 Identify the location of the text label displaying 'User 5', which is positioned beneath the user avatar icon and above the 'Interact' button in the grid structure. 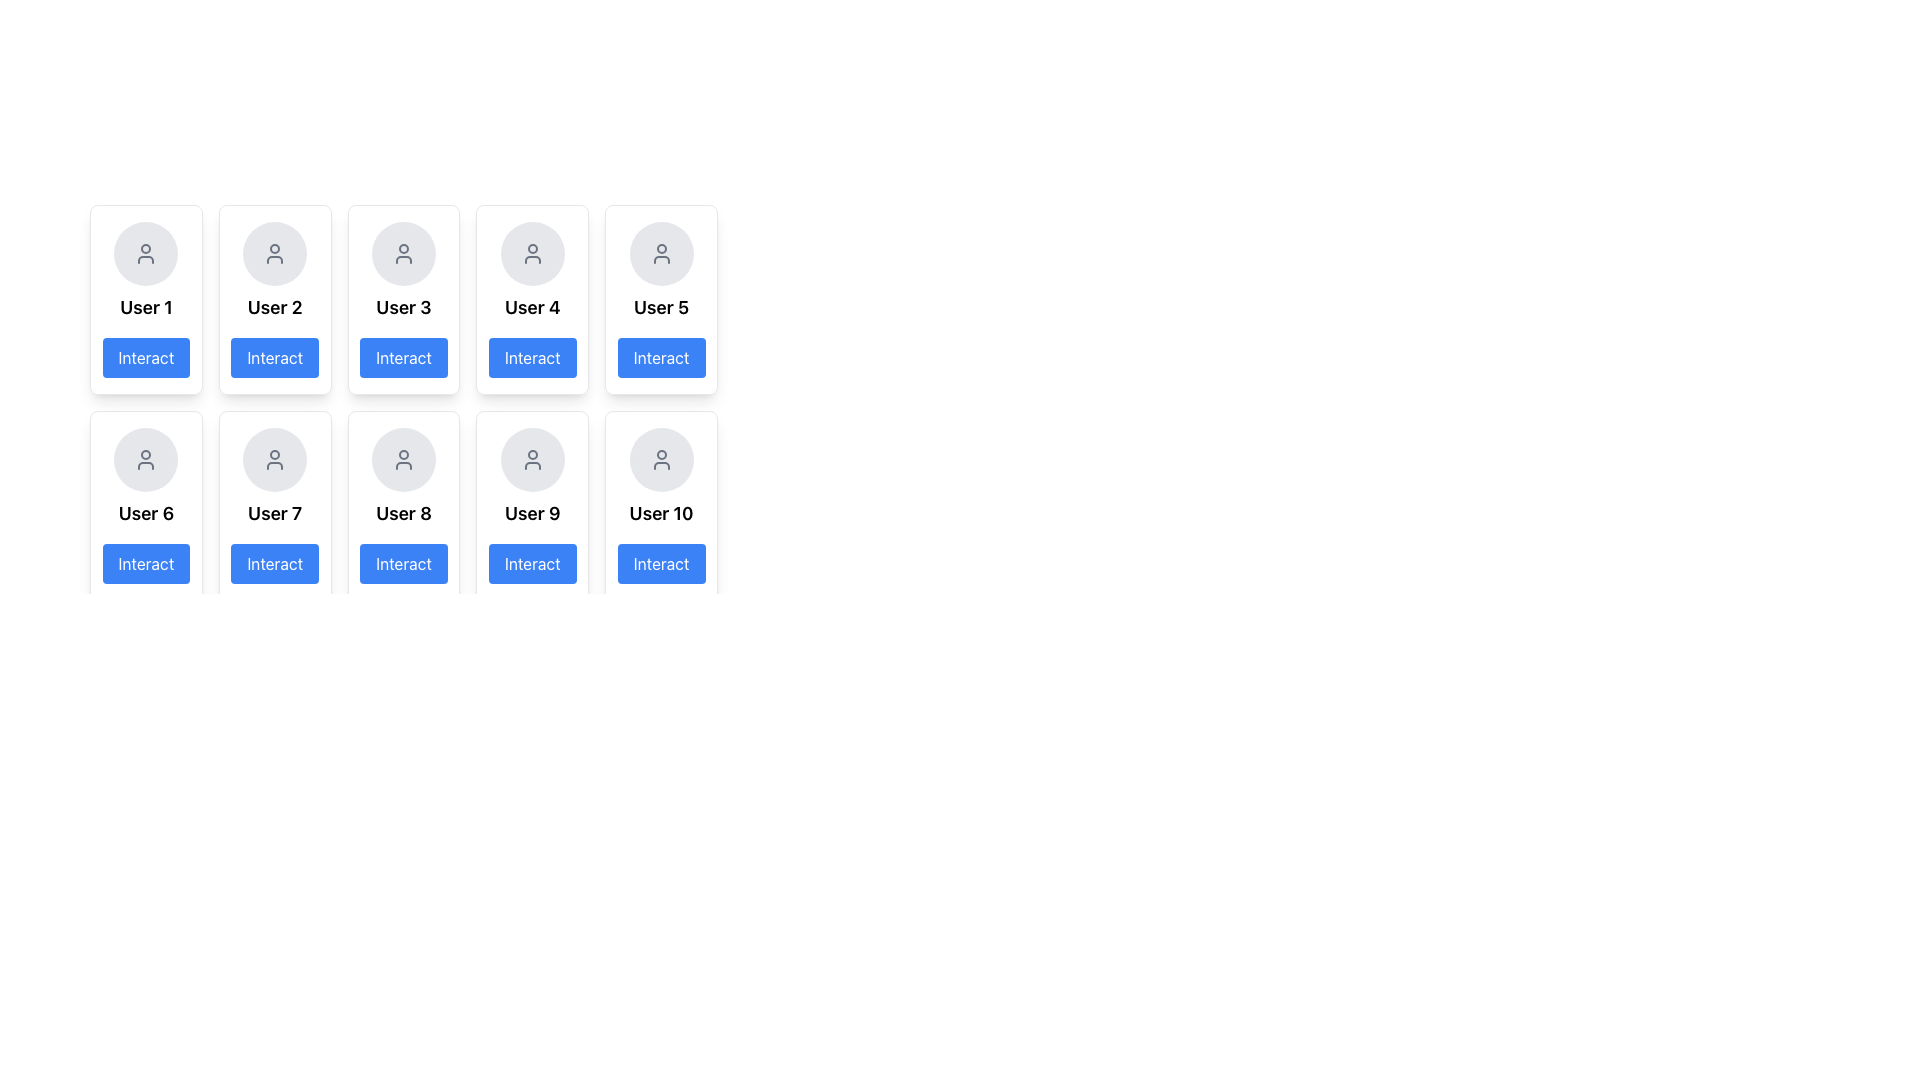
(661, 308).